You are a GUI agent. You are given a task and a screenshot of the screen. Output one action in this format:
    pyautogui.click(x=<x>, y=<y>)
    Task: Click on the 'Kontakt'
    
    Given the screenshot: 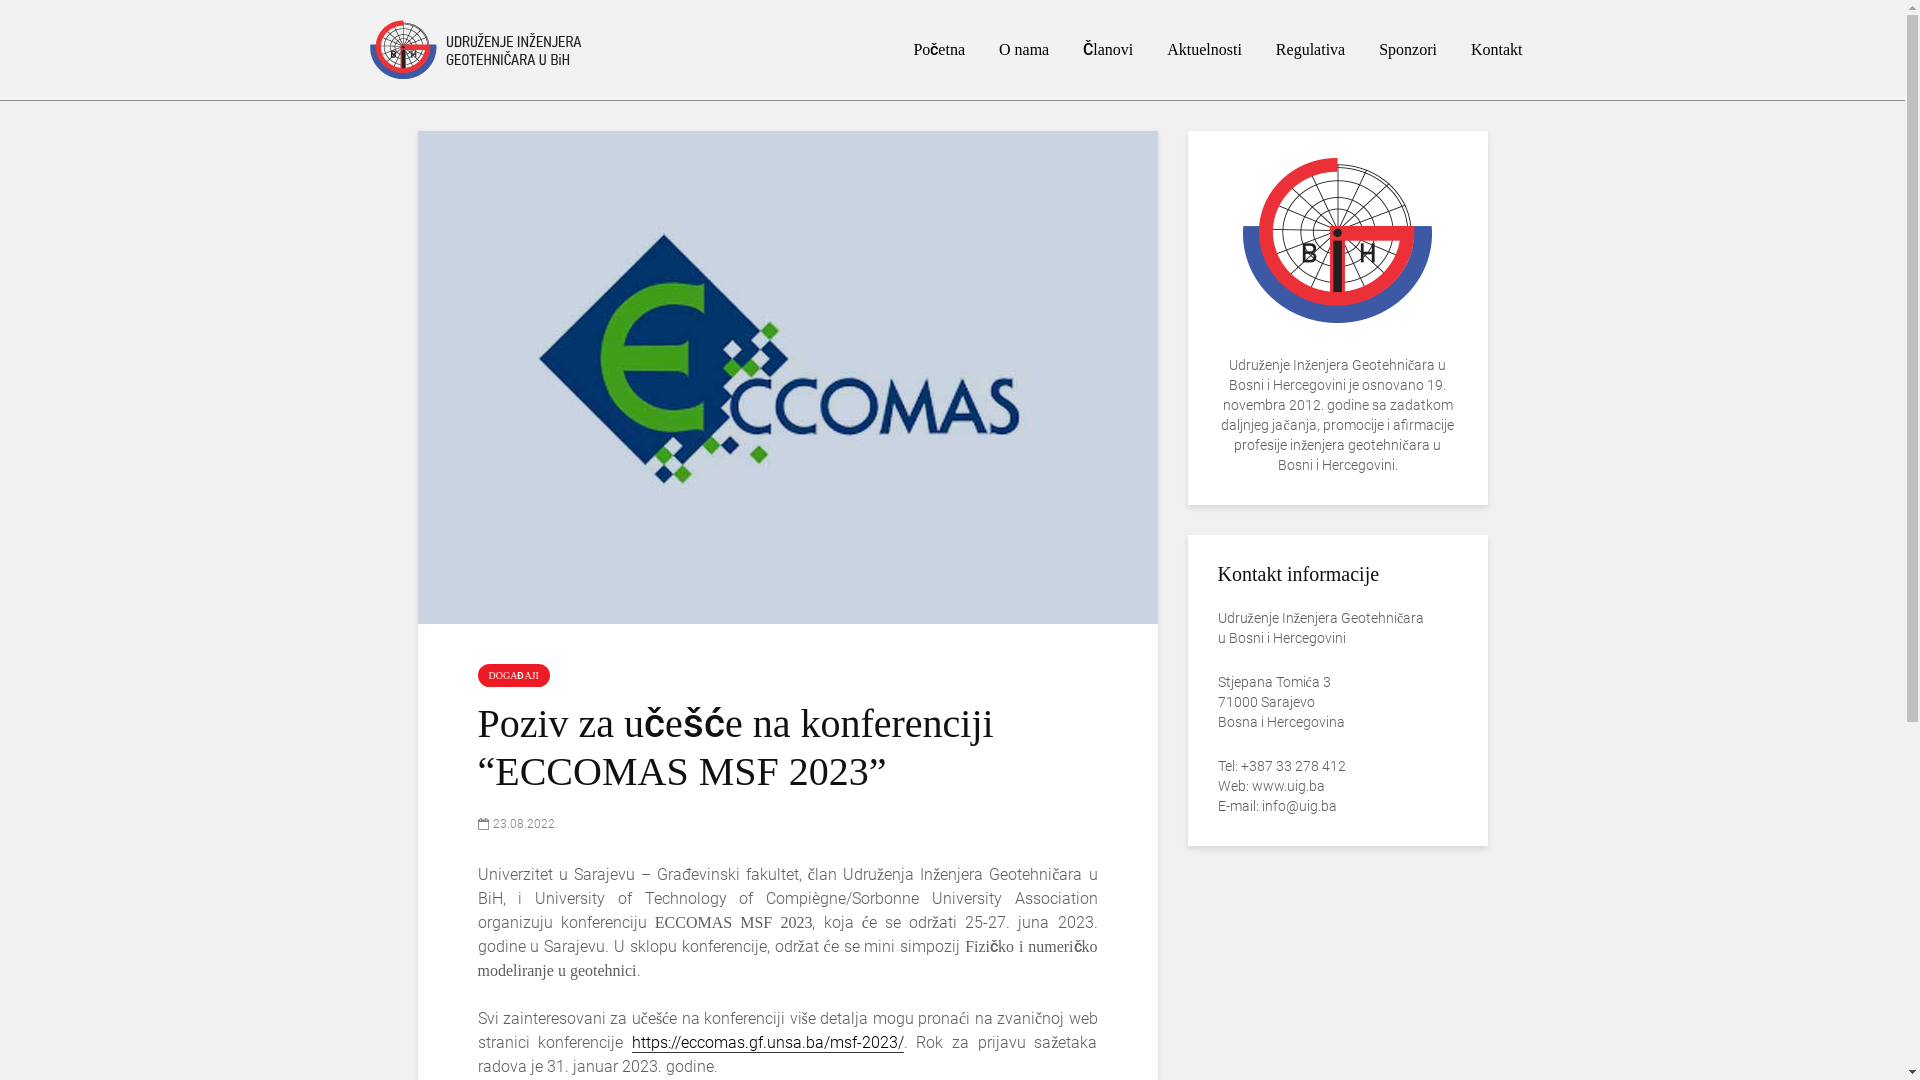 What is the action you would take?
    pyautogui.click(x=1497, y=49)
    